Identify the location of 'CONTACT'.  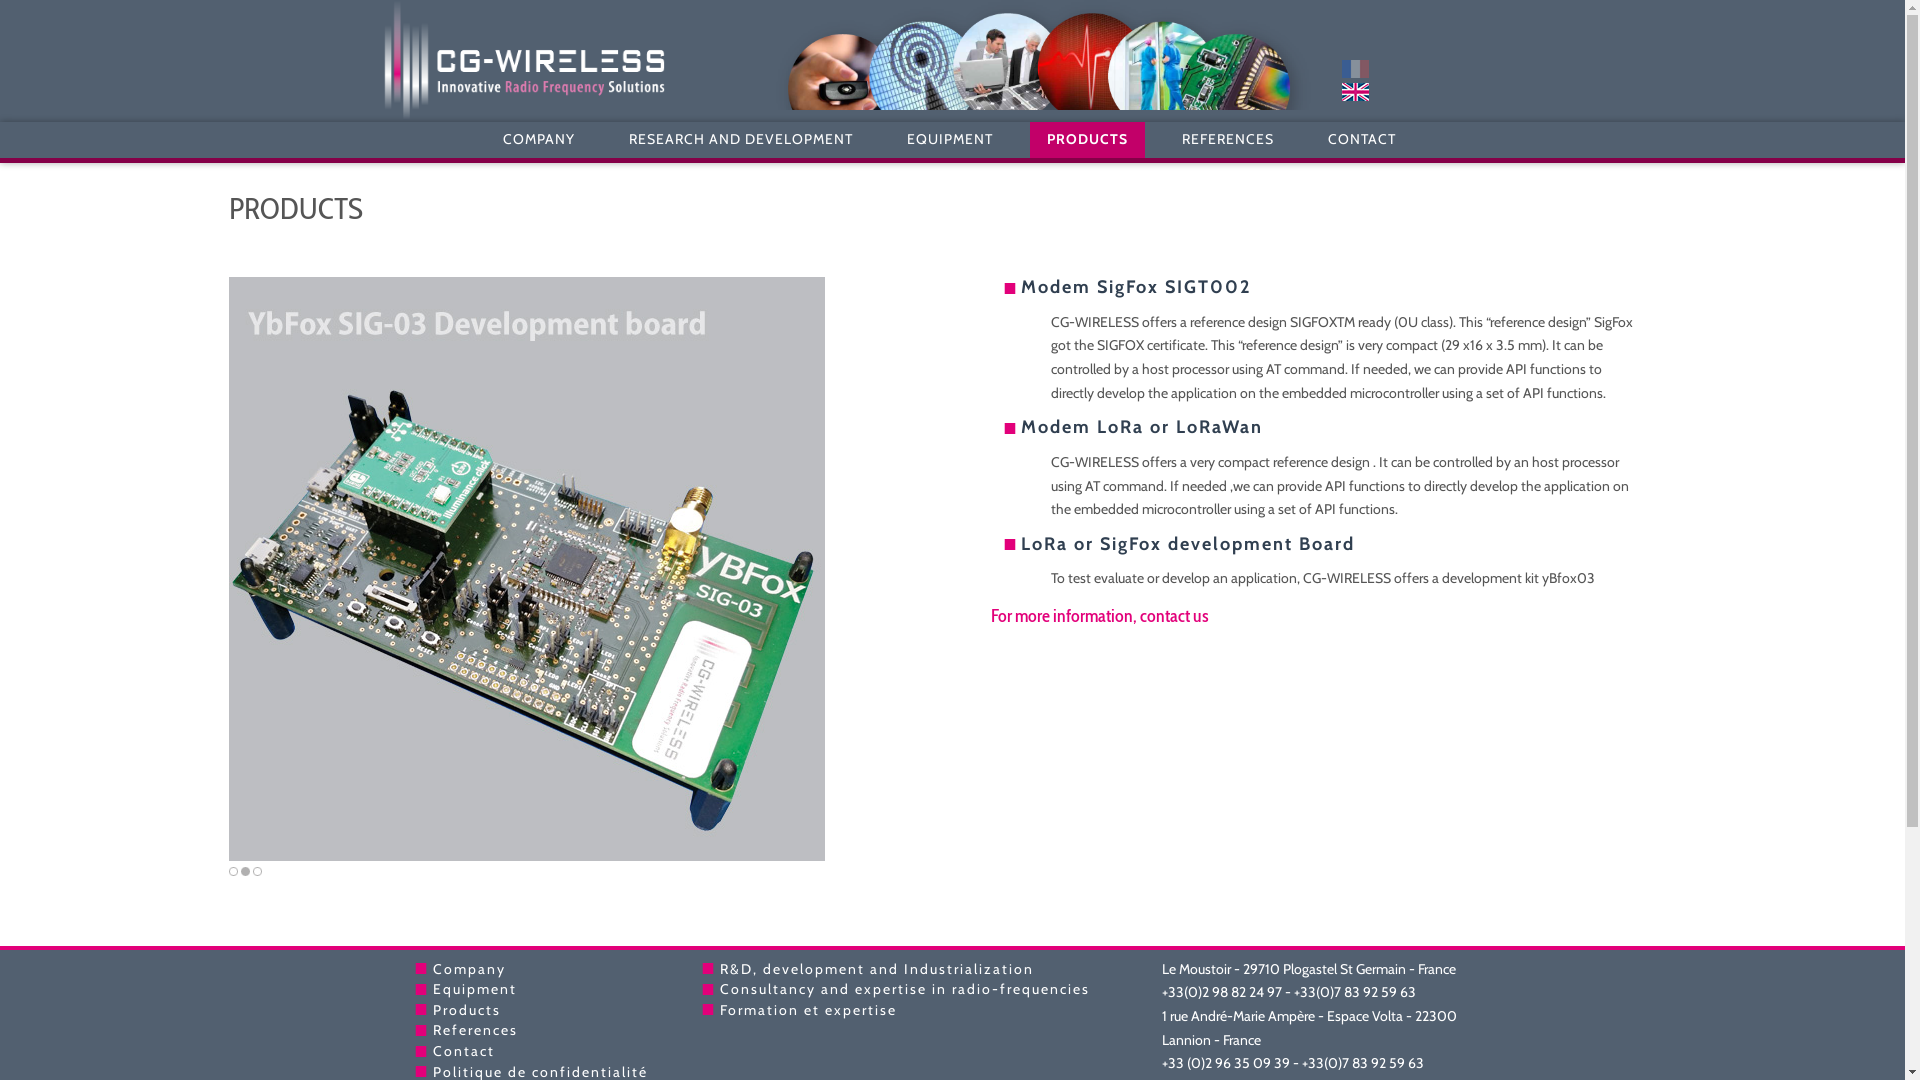
(1310, 138).